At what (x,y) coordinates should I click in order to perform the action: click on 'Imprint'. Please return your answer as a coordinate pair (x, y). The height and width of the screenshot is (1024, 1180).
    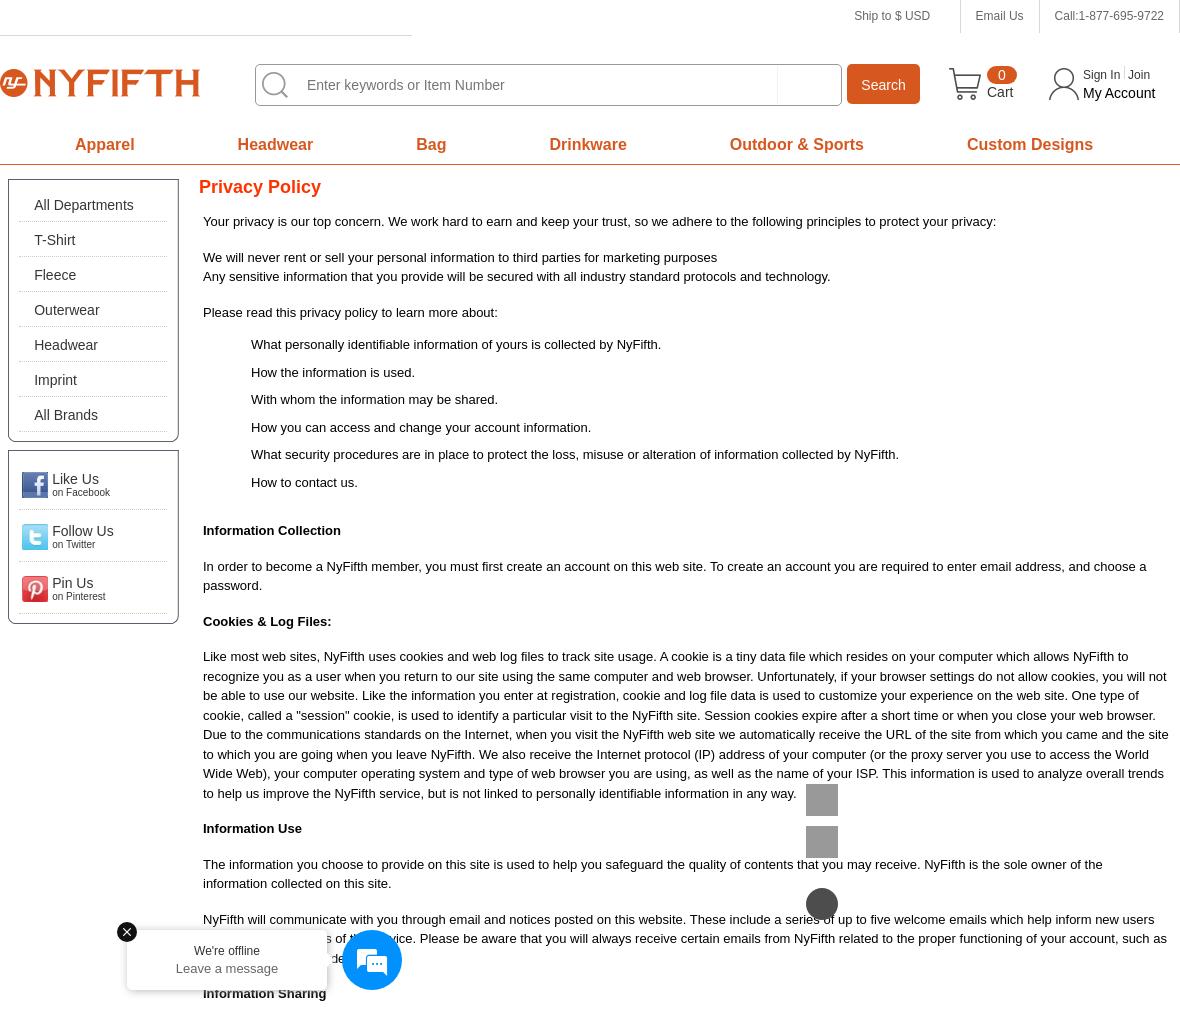
    Looking at the image, I should click on (32, 380).